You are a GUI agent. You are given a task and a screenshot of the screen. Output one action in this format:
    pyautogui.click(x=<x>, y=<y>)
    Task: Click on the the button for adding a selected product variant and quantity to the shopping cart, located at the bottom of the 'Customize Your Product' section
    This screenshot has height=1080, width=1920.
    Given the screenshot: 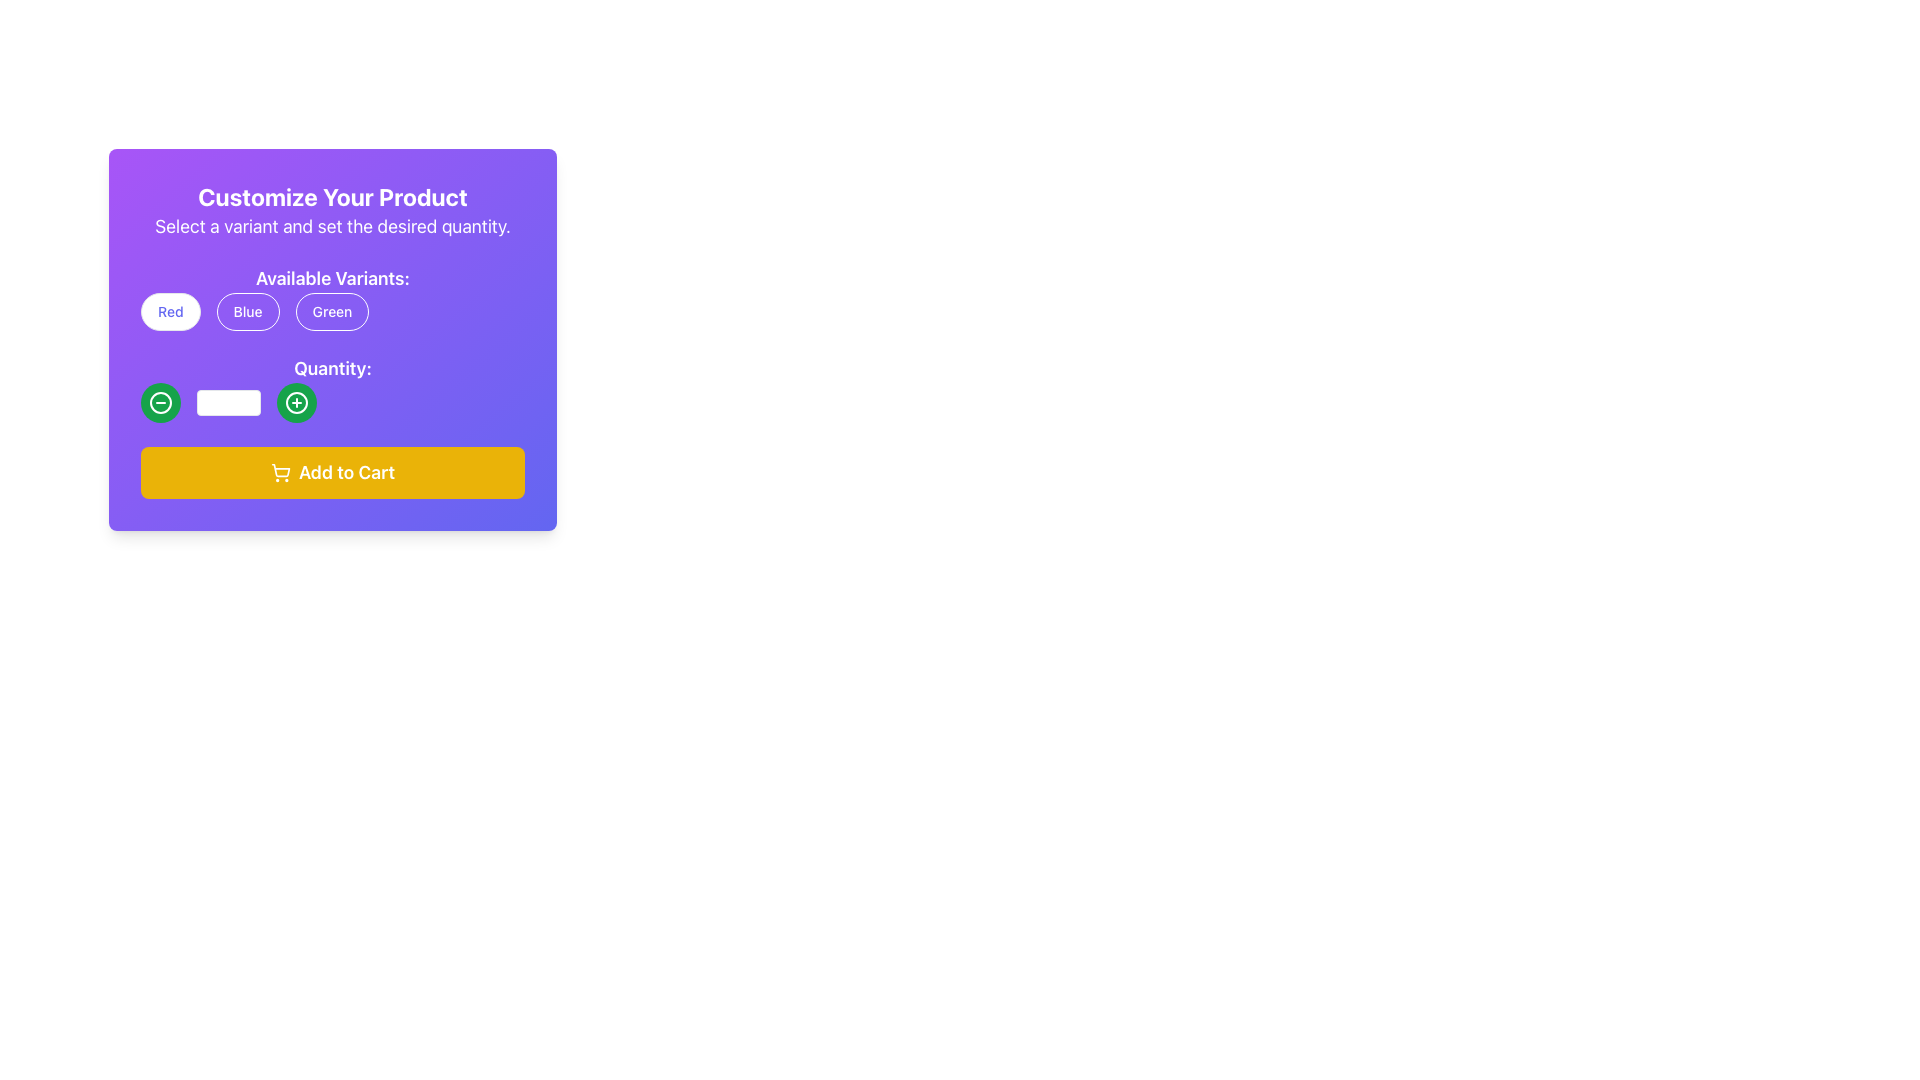 What is the action you would take?
    pyautogui.click(x=332, y=473)
    